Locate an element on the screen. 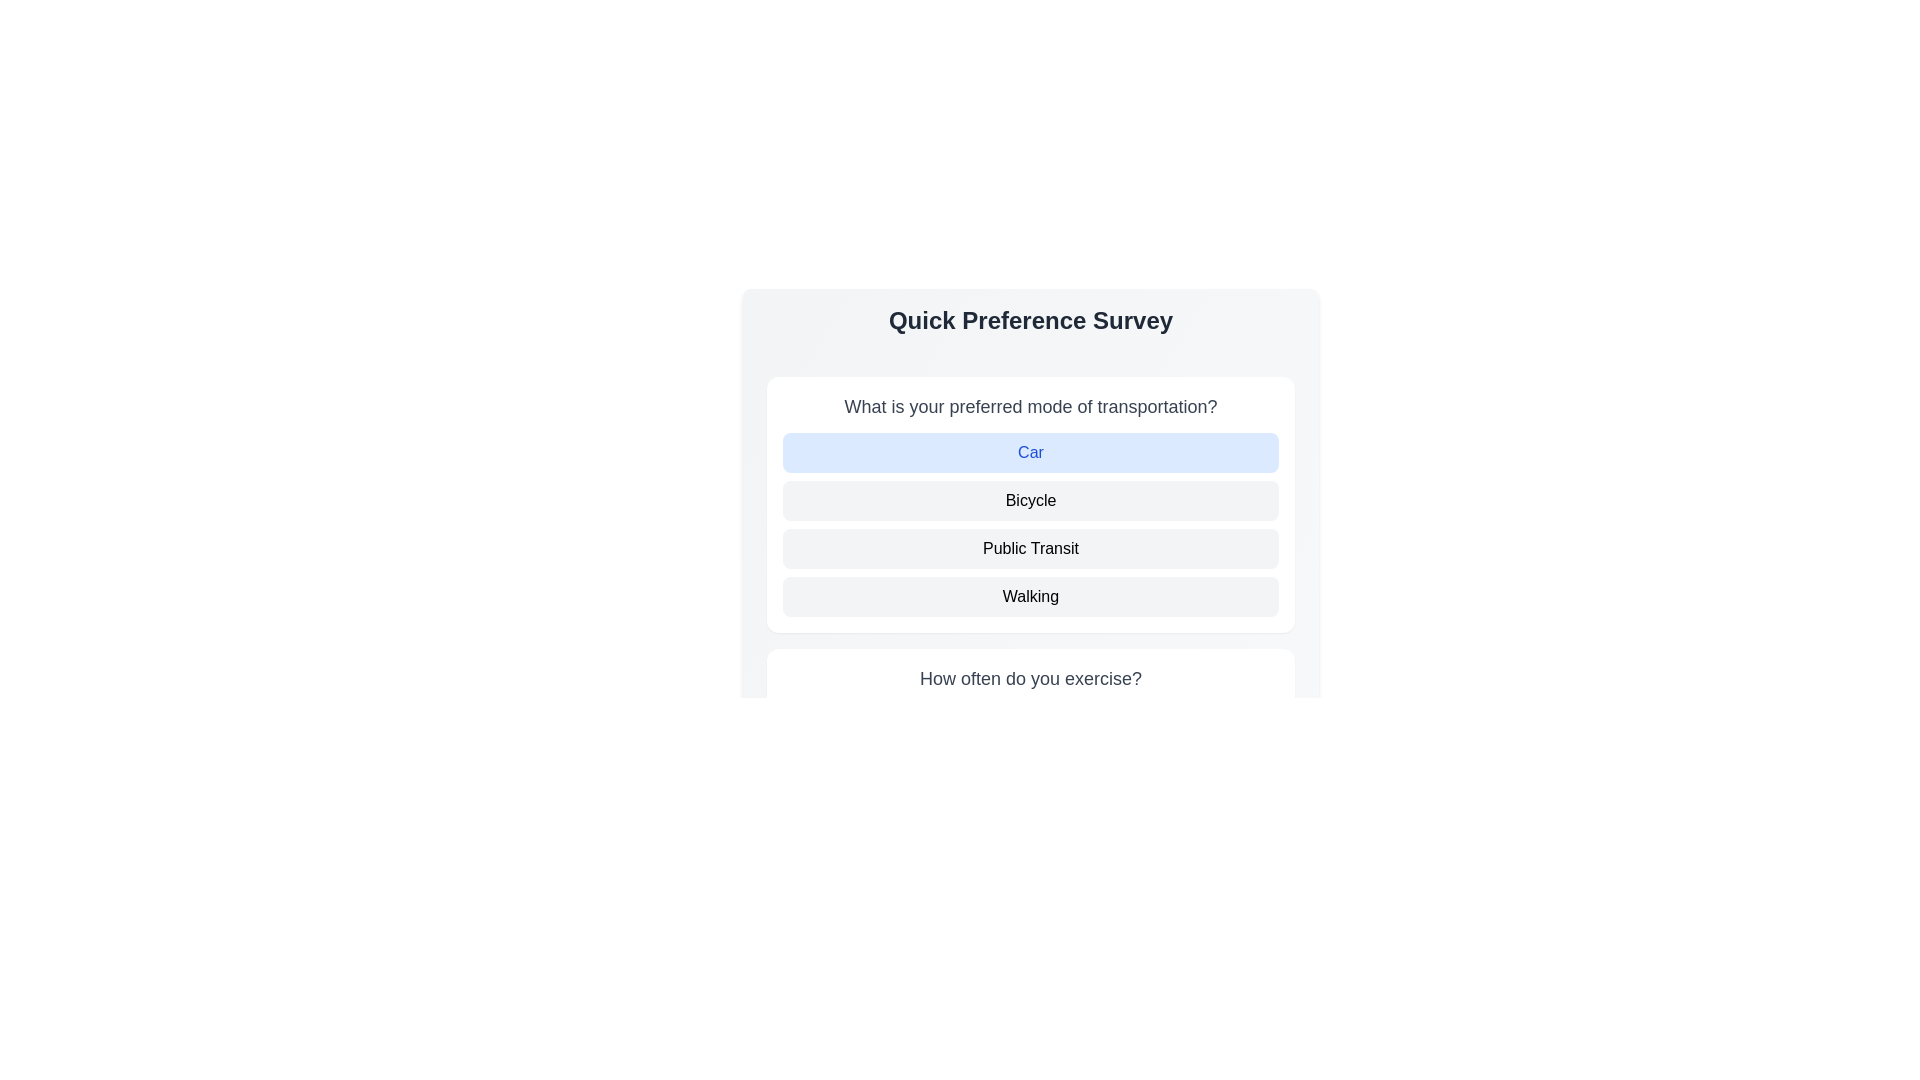  the option in the vertical list of selectable transportation modes labeled 'Car', 'Bicycle', 'Public Transit', and 'Walking' is located at coordinates (1031, 523).